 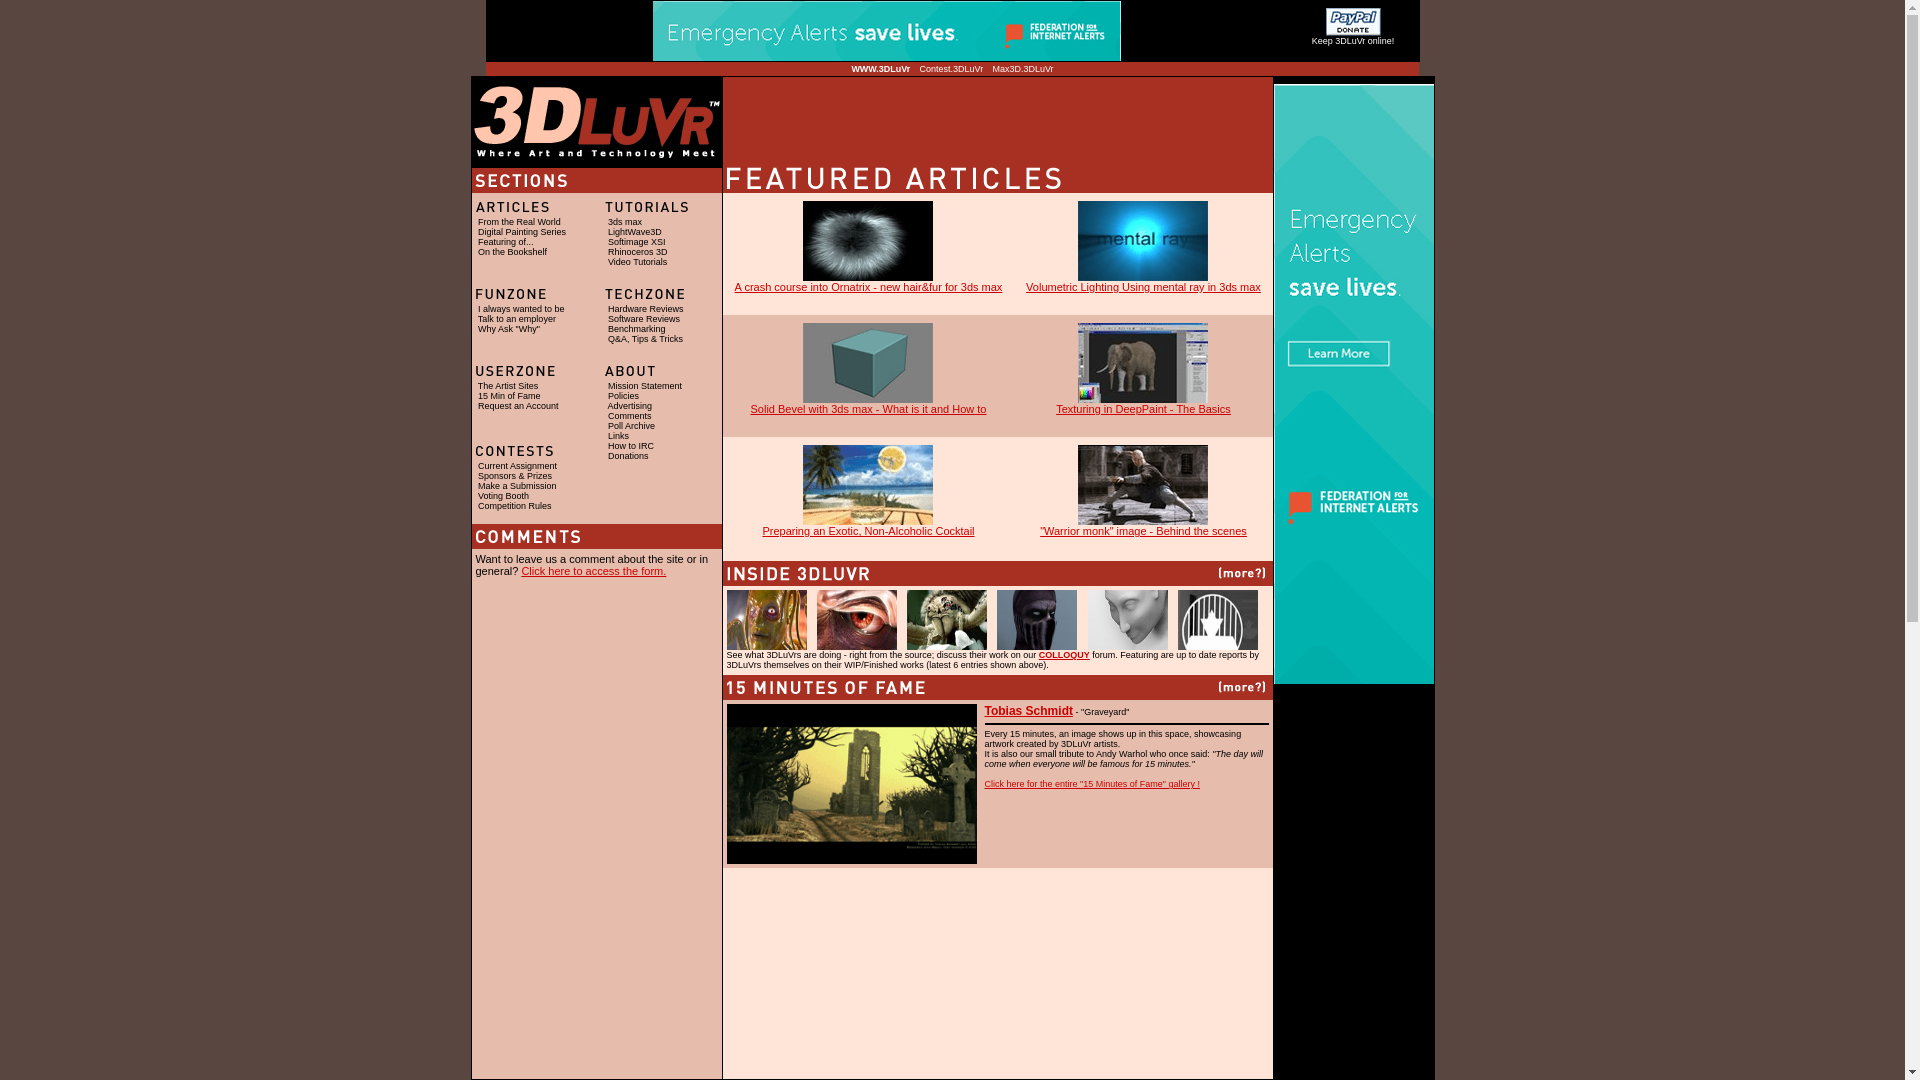 What do you see at coordinates (508, 327) in the screenshot?
I see `'Why Ask "Why"'` at bounding box center [508, 327].